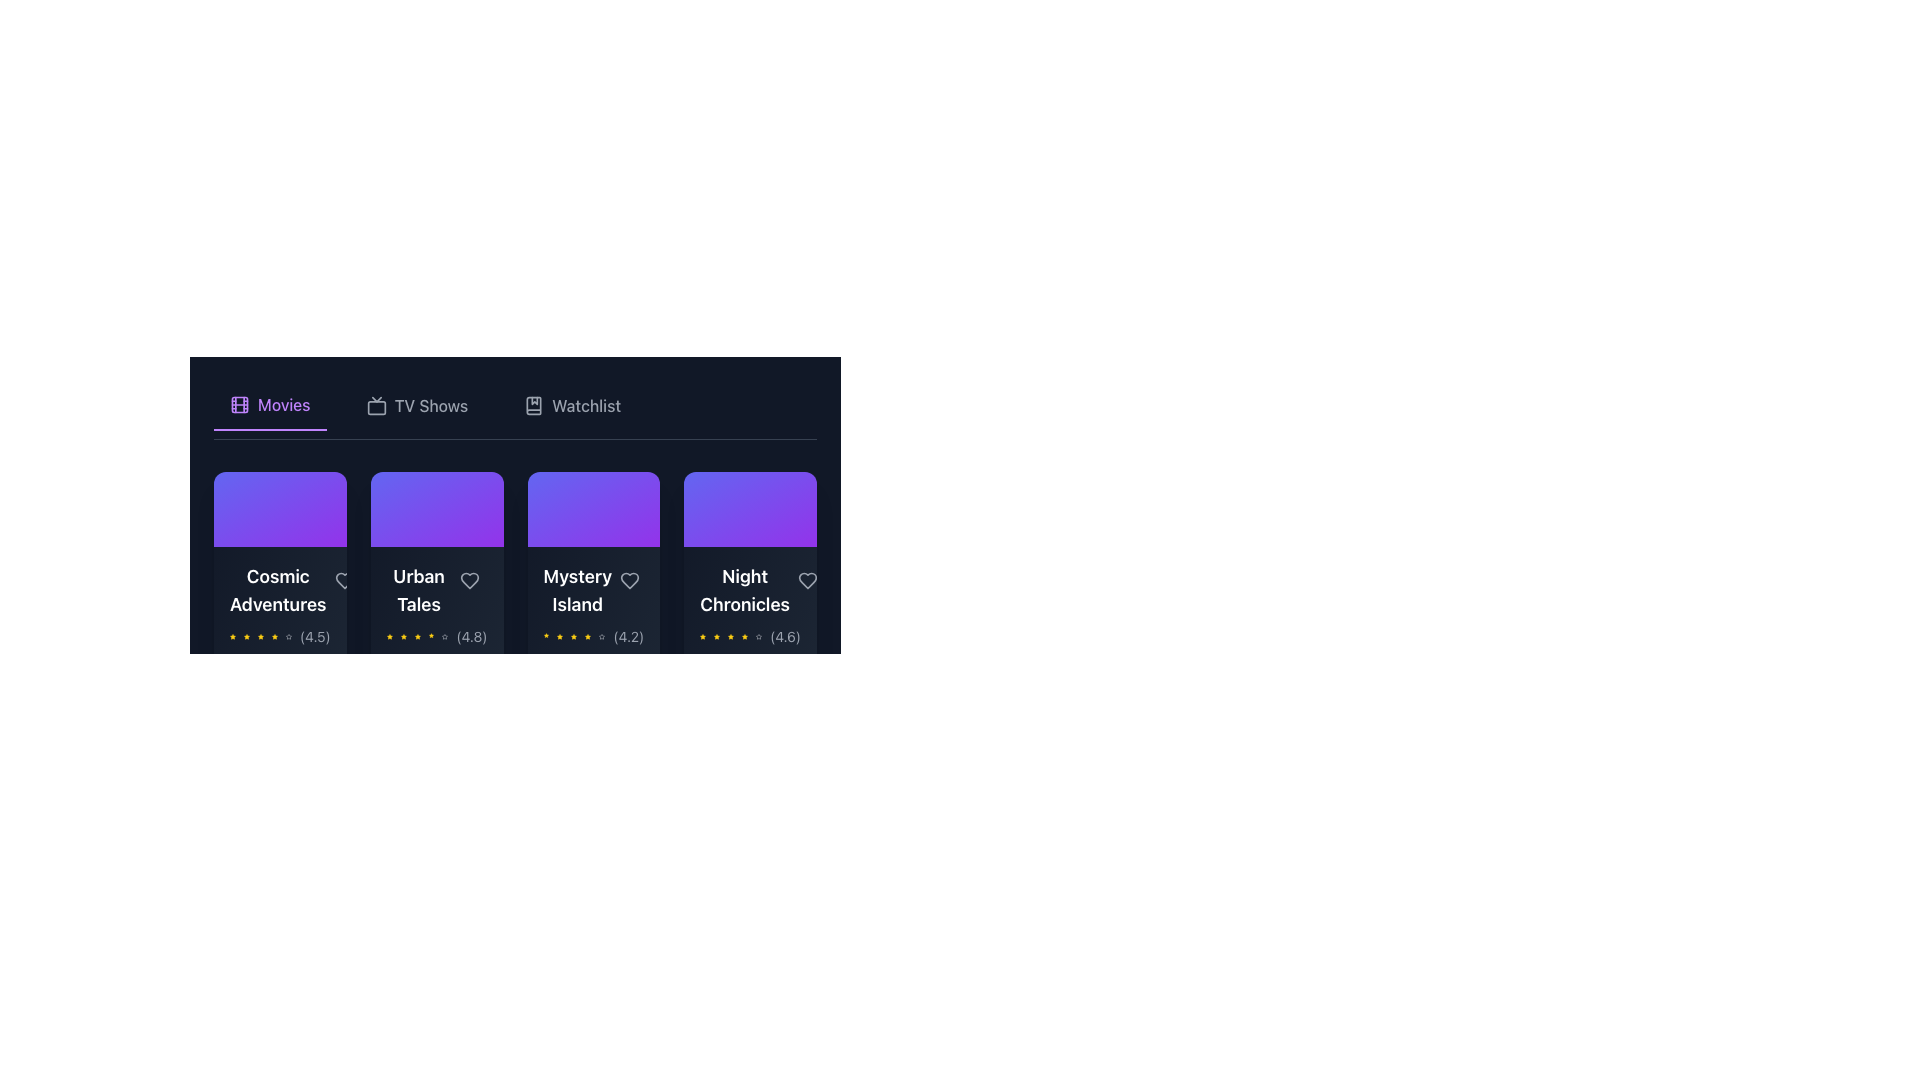 This screenshot has width=1920, height=1080. What do you see at coordinates (287, 636) in the screenshot?
I see `the fifth star icon used for rating purposes in the 'Cosmic Adventures' content card footer to indicate the last level of a five-star rating scale` at bounding box center [287, 636].